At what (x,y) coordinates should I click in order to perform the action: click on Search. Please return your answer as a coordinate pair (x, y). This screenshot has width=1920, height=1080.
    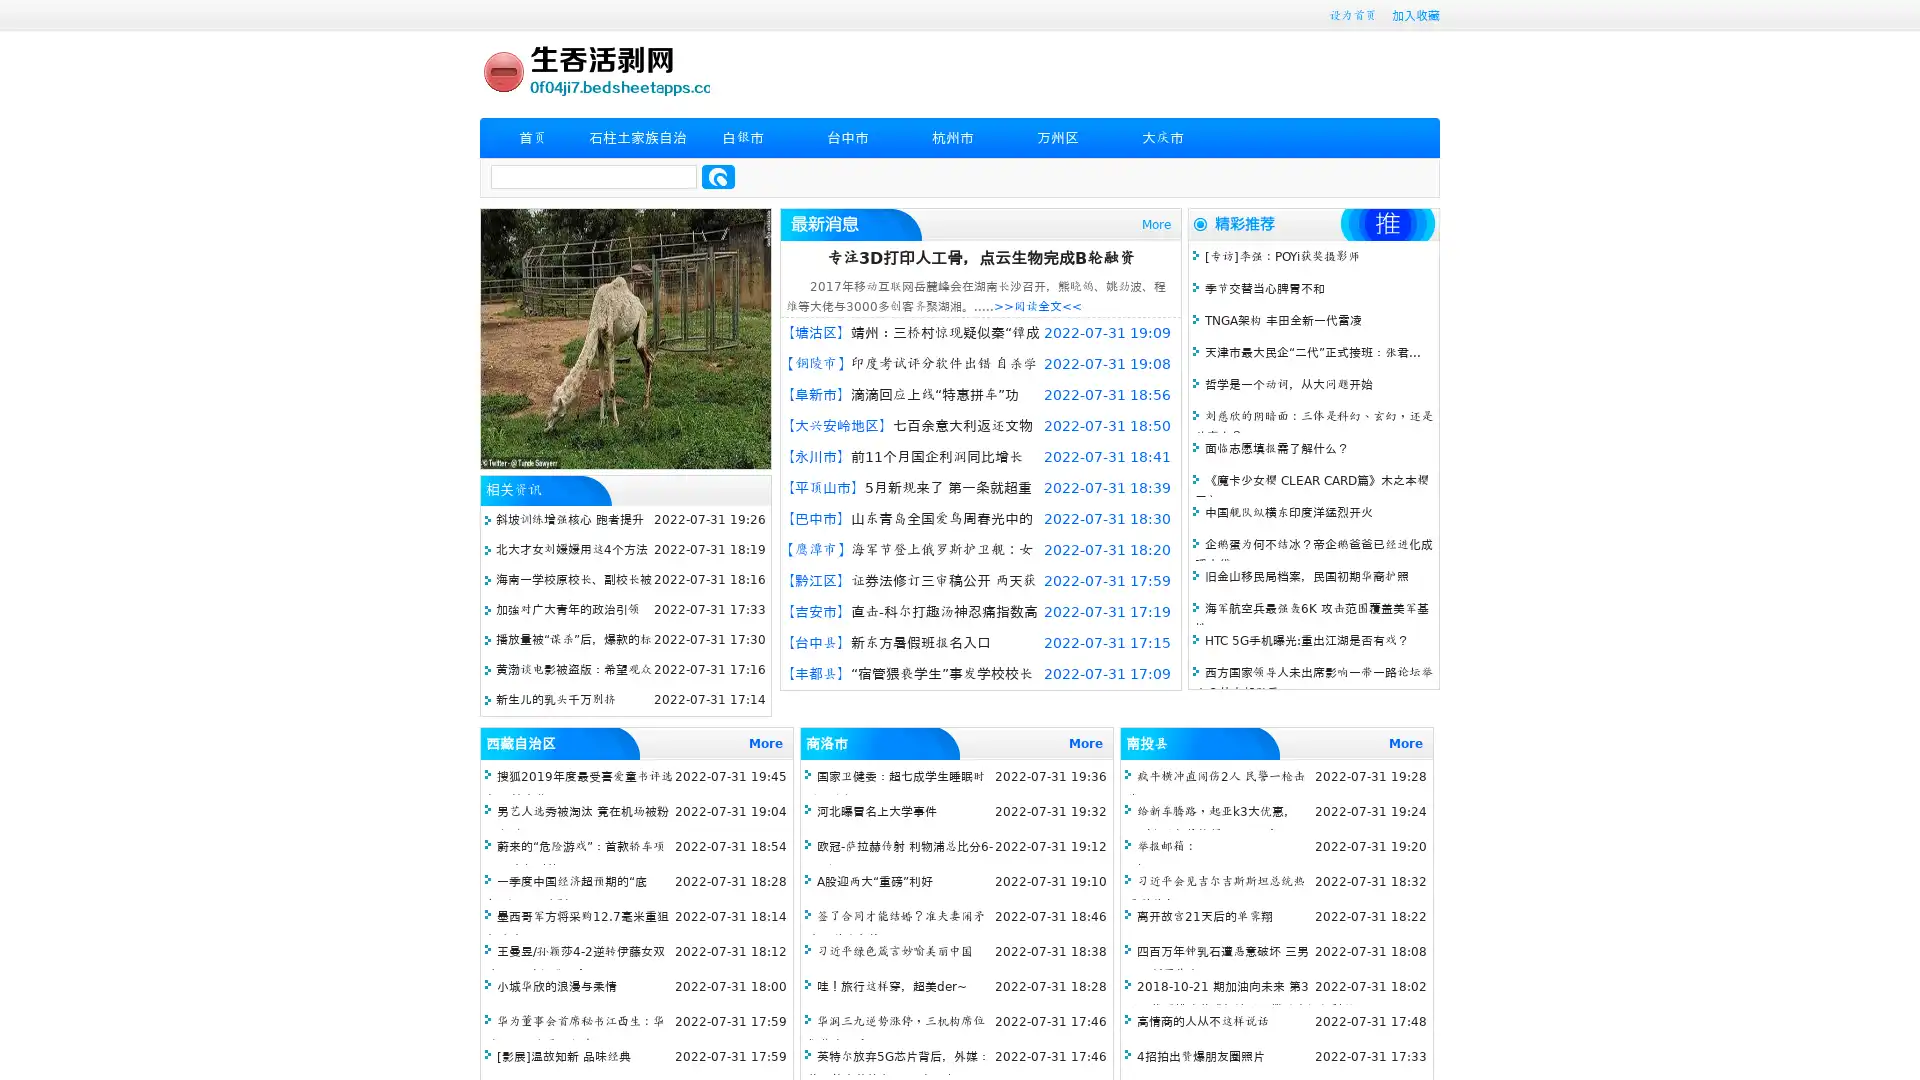
    Looking at the image, I should click on (718, 176).